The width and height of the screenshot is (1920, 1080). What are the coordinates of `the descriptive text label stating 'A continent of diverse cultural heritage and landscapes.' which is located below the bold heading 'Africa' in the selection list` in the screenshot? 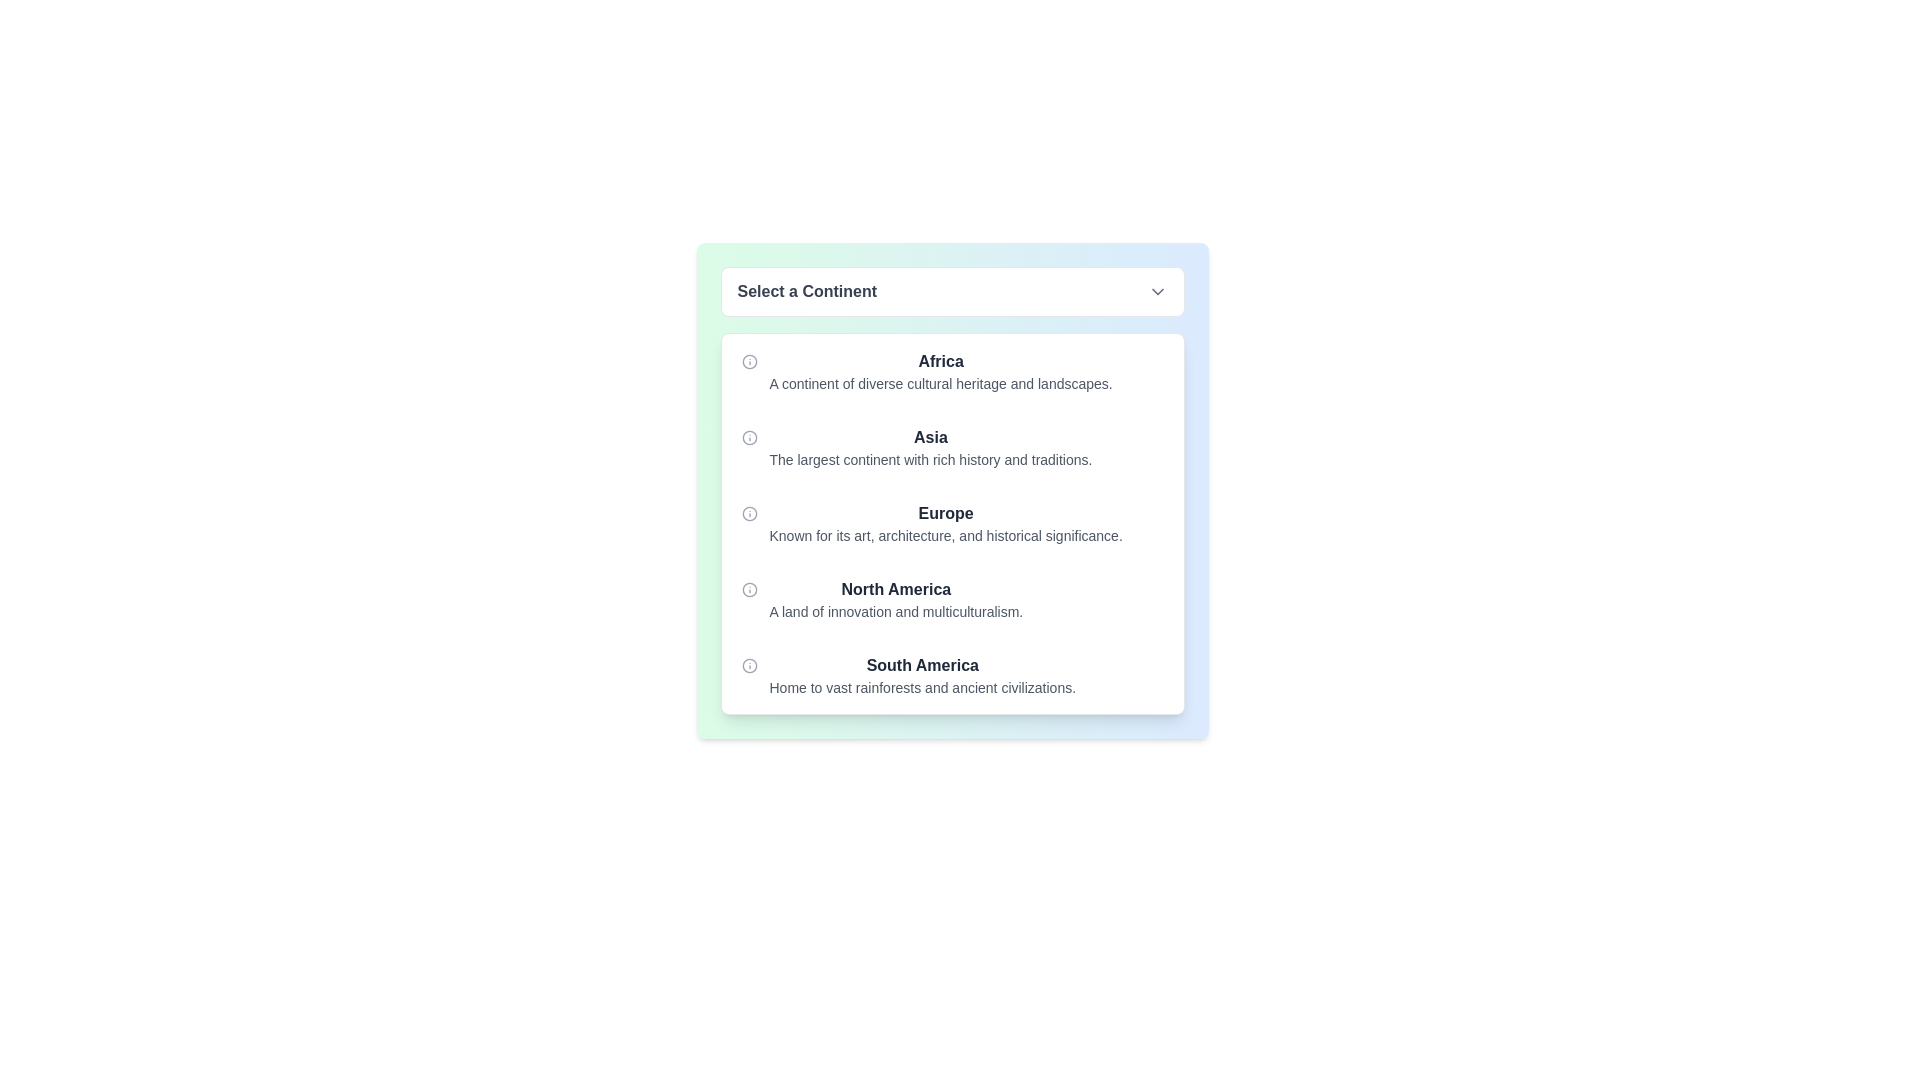 It's located at (940, 384).